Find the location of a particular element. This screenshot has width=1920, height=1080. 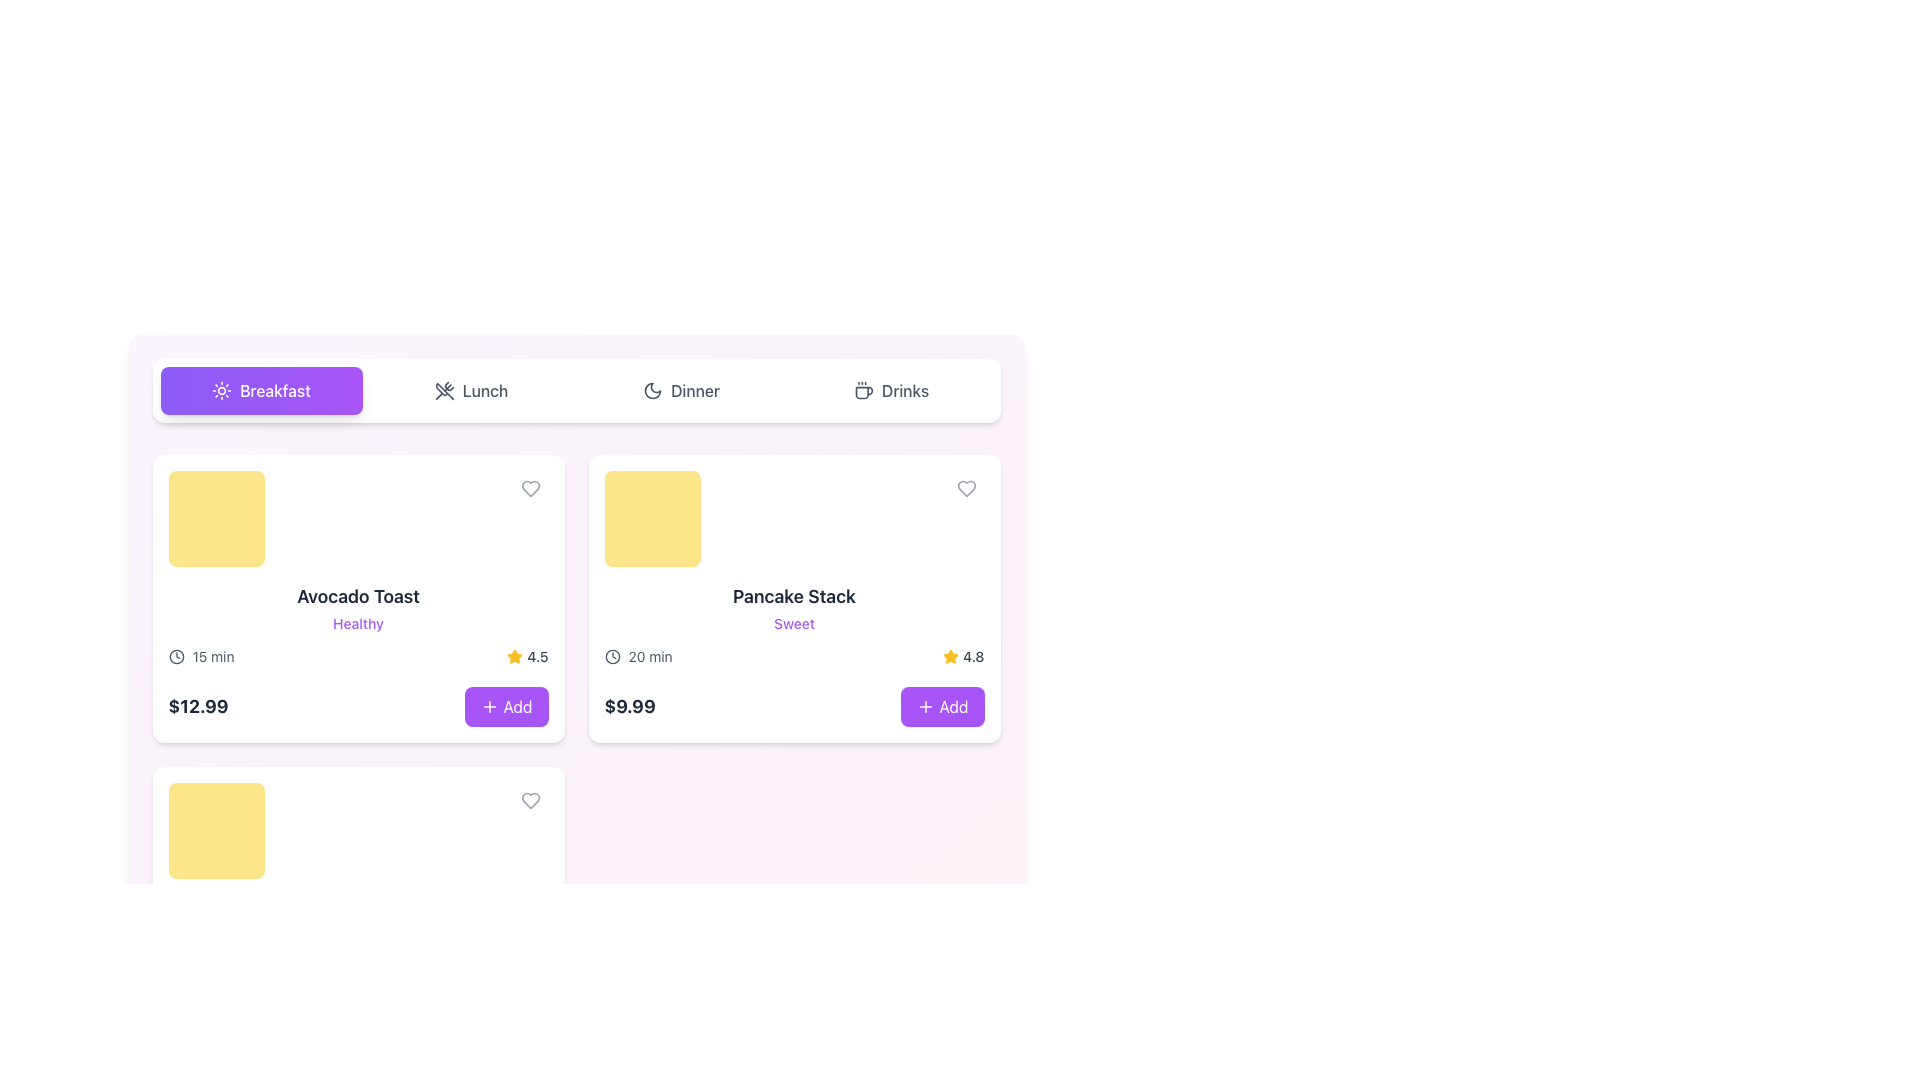

the button located to the right of the price label ('$9.99') is located at coordinates (941, 705).